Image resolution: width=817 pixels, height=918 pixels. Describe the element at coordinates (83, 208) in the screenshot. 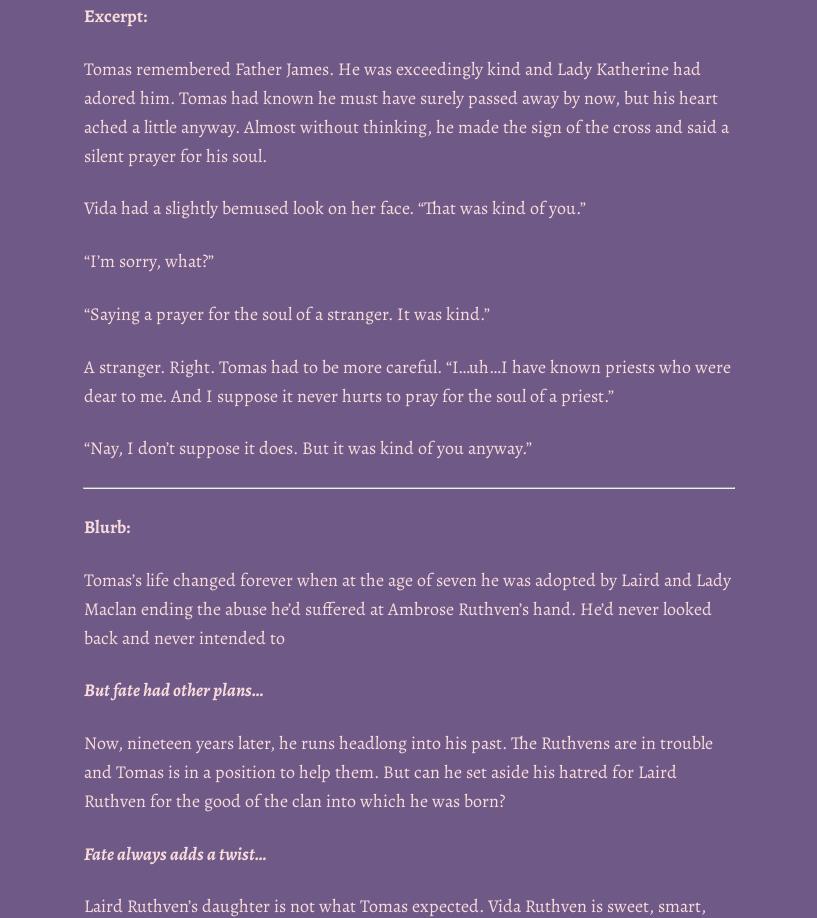

I see `'Vida had a slightly bemused look on her face. “That was kind of you.”'` at that location.